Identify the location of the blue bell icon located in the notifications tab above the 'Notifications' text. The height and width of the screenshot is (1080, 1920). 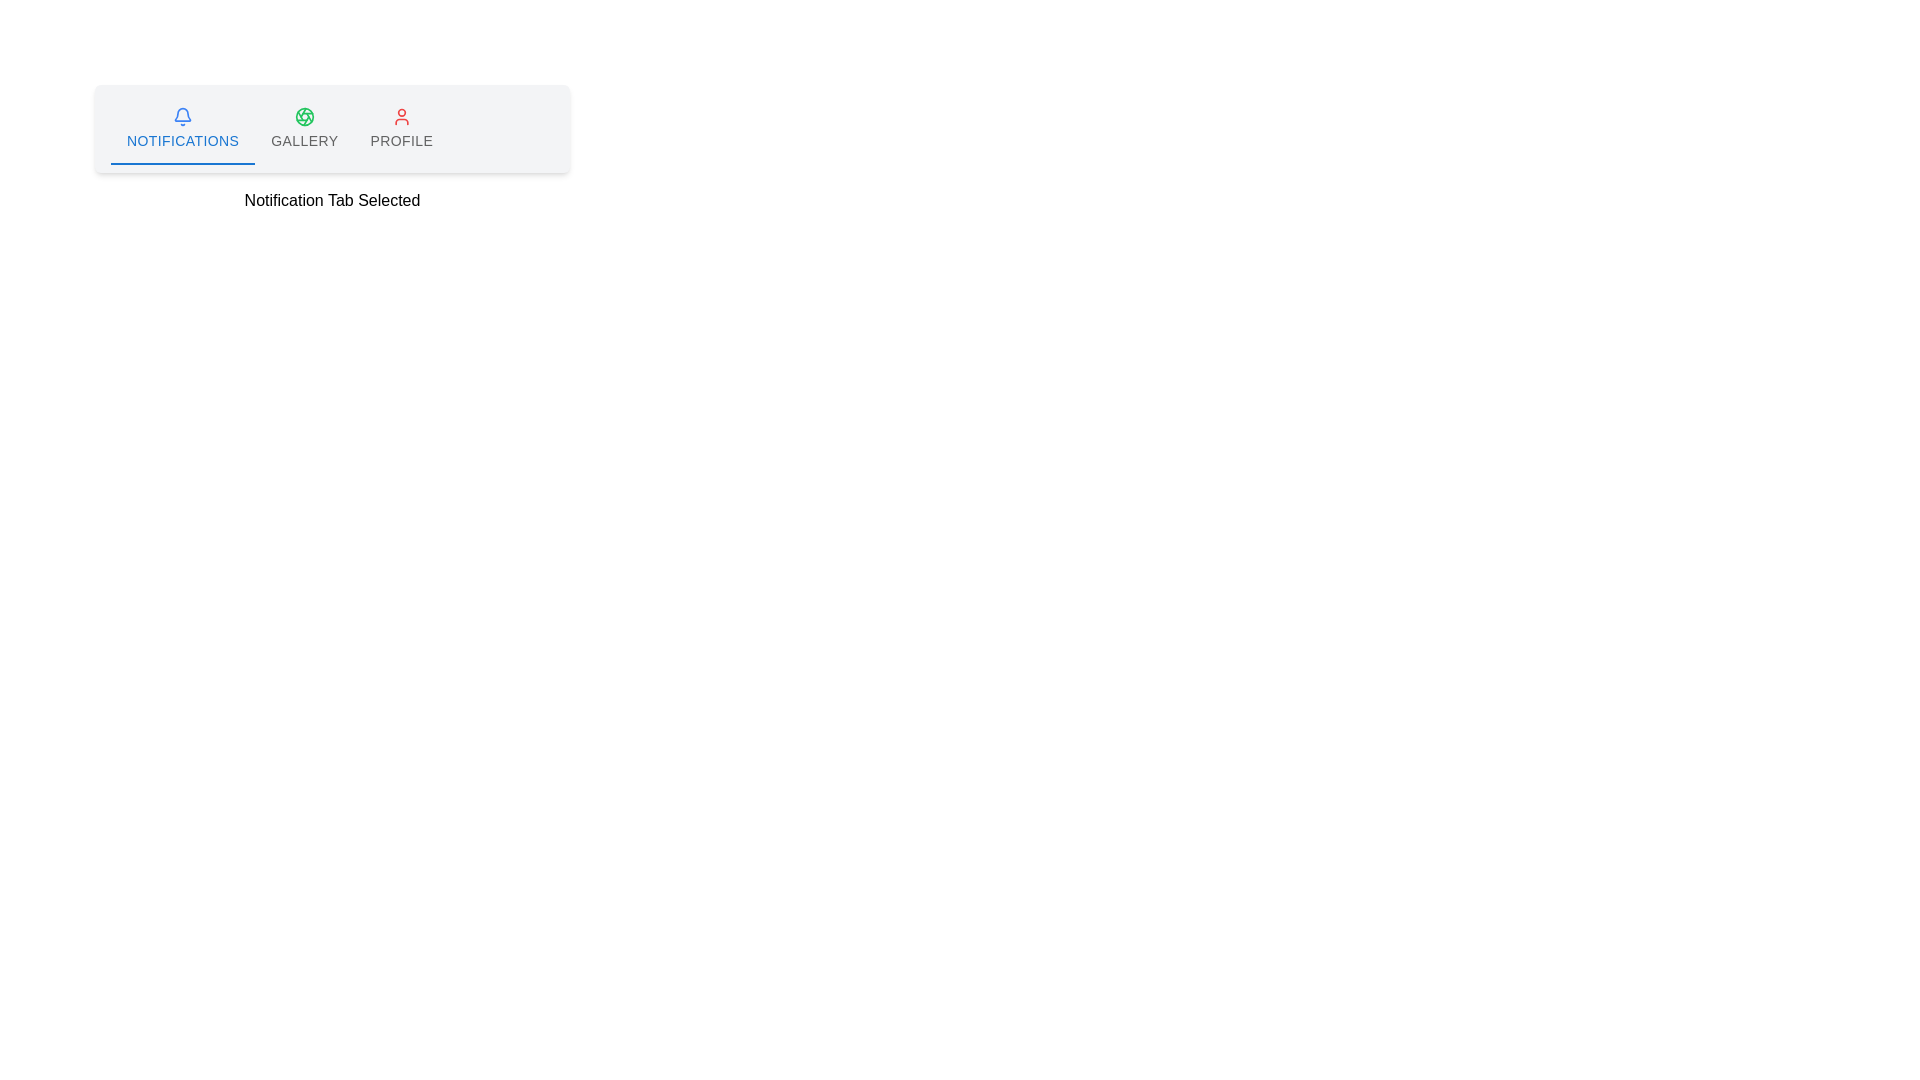
(183, 117).